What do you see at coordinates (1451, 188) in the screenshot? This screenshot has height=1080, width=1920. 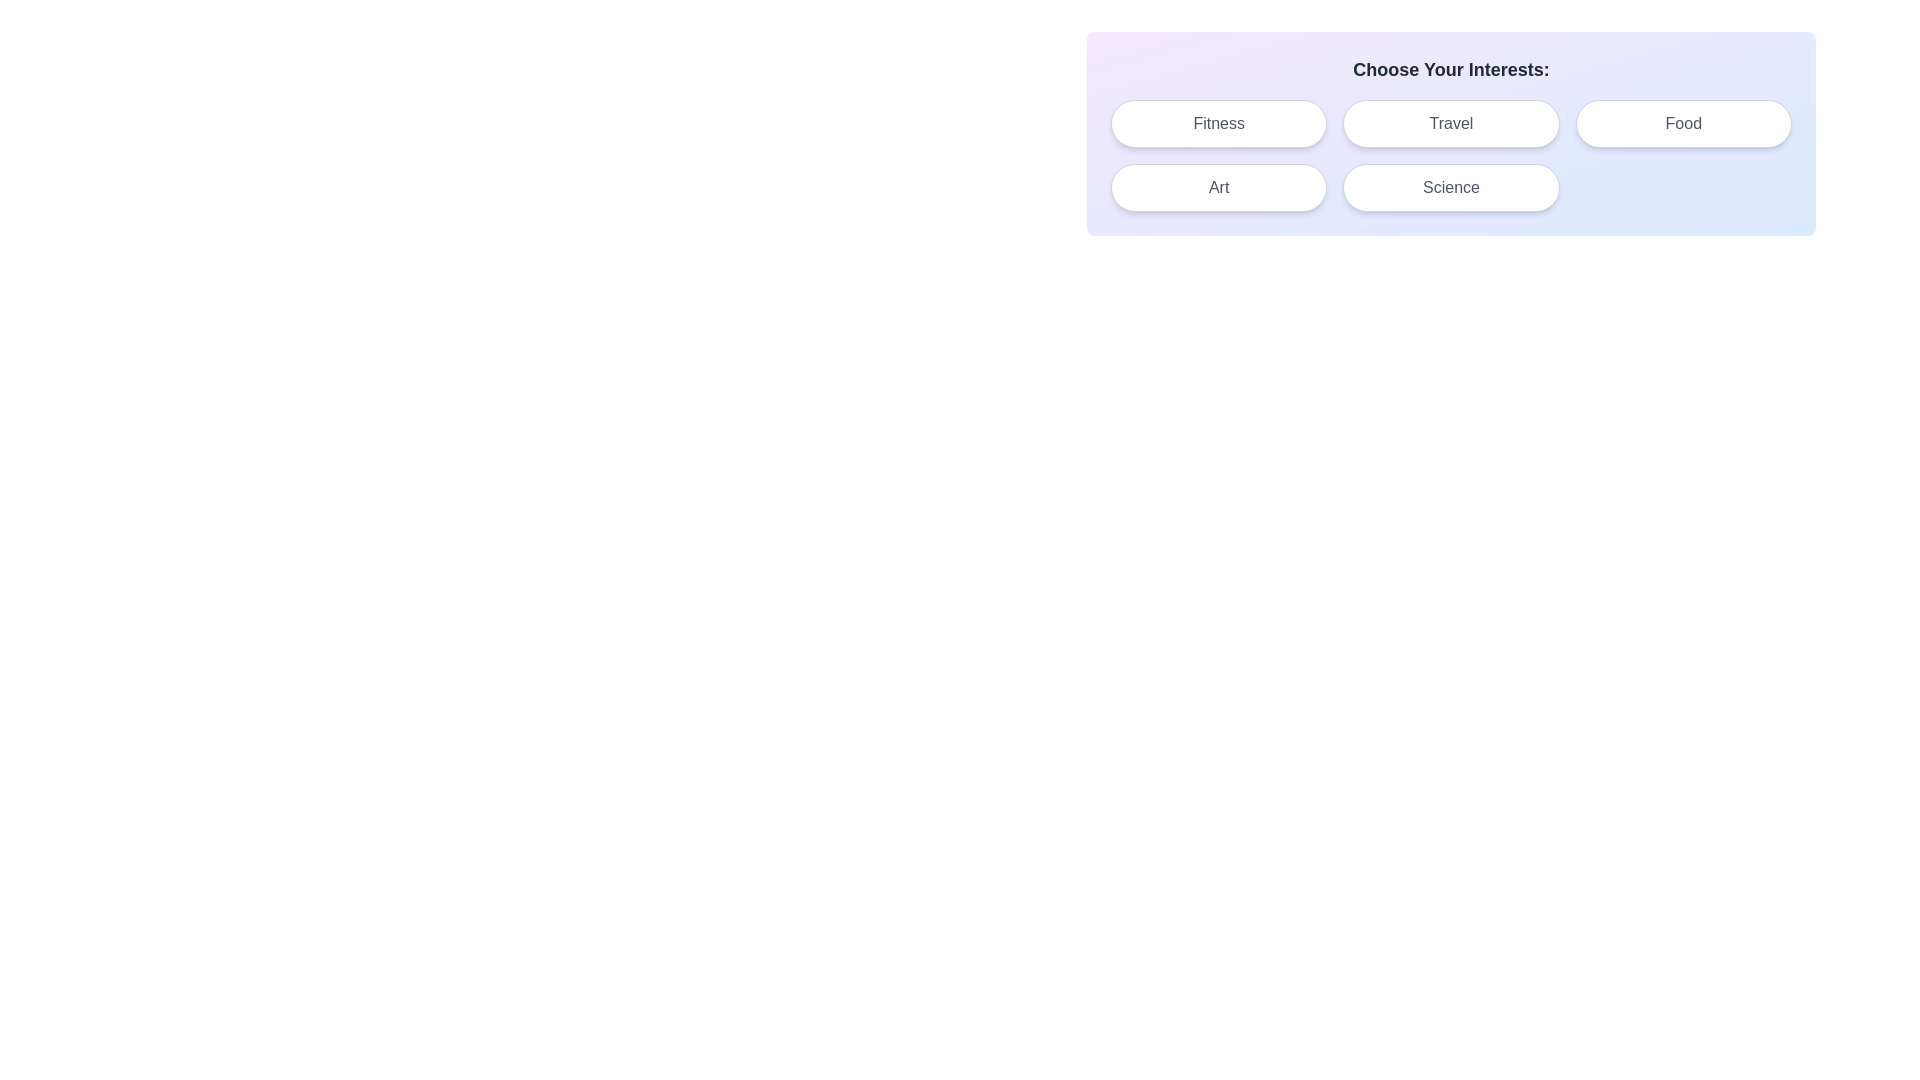 I see `the chip labeled Science to observe the hover effect` at bounding box center [1451, 188].